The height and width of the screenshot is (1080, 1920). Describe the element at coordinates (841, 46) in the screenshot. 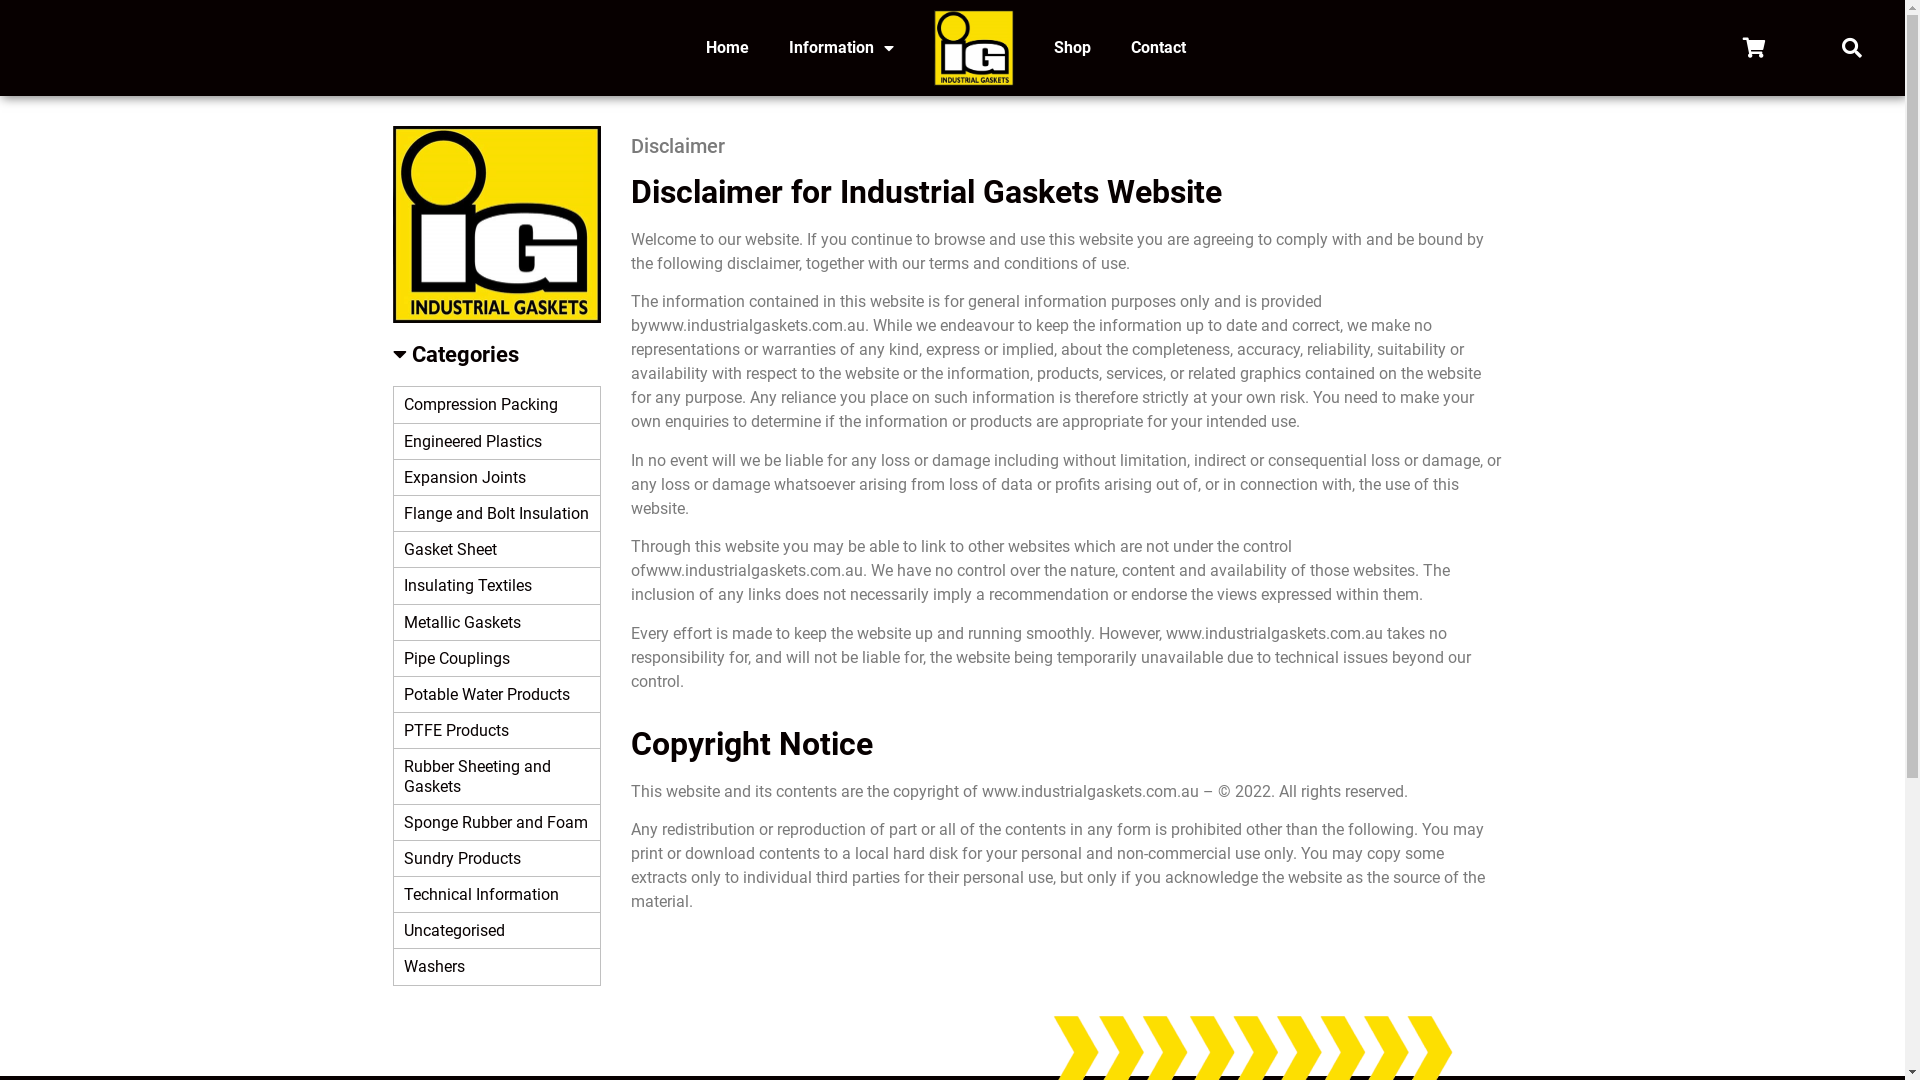

I see `'Information'` at that location.